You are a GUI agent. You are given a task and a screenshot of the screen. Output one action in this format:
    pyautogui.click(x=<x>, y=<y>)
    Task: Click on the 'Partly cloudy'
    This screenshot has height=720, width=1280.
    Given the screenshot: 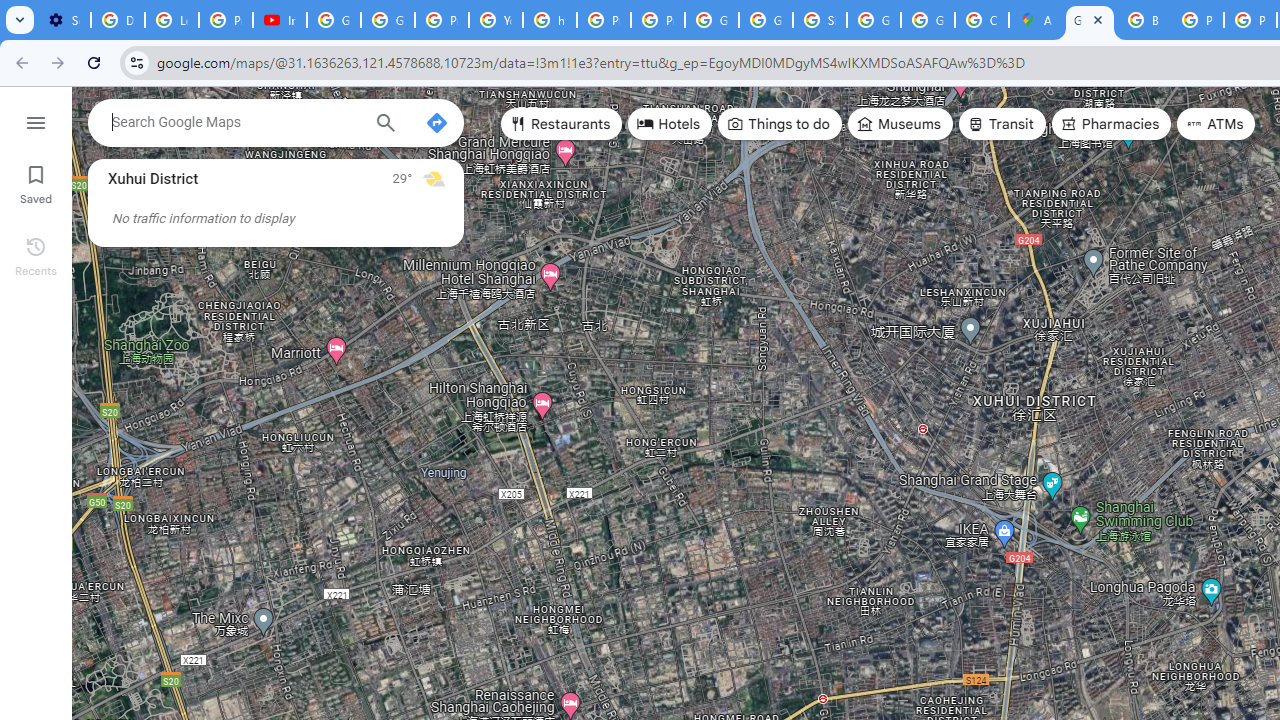 What is the action you would take?
    pyautogui.click(x=432, y=177)
    